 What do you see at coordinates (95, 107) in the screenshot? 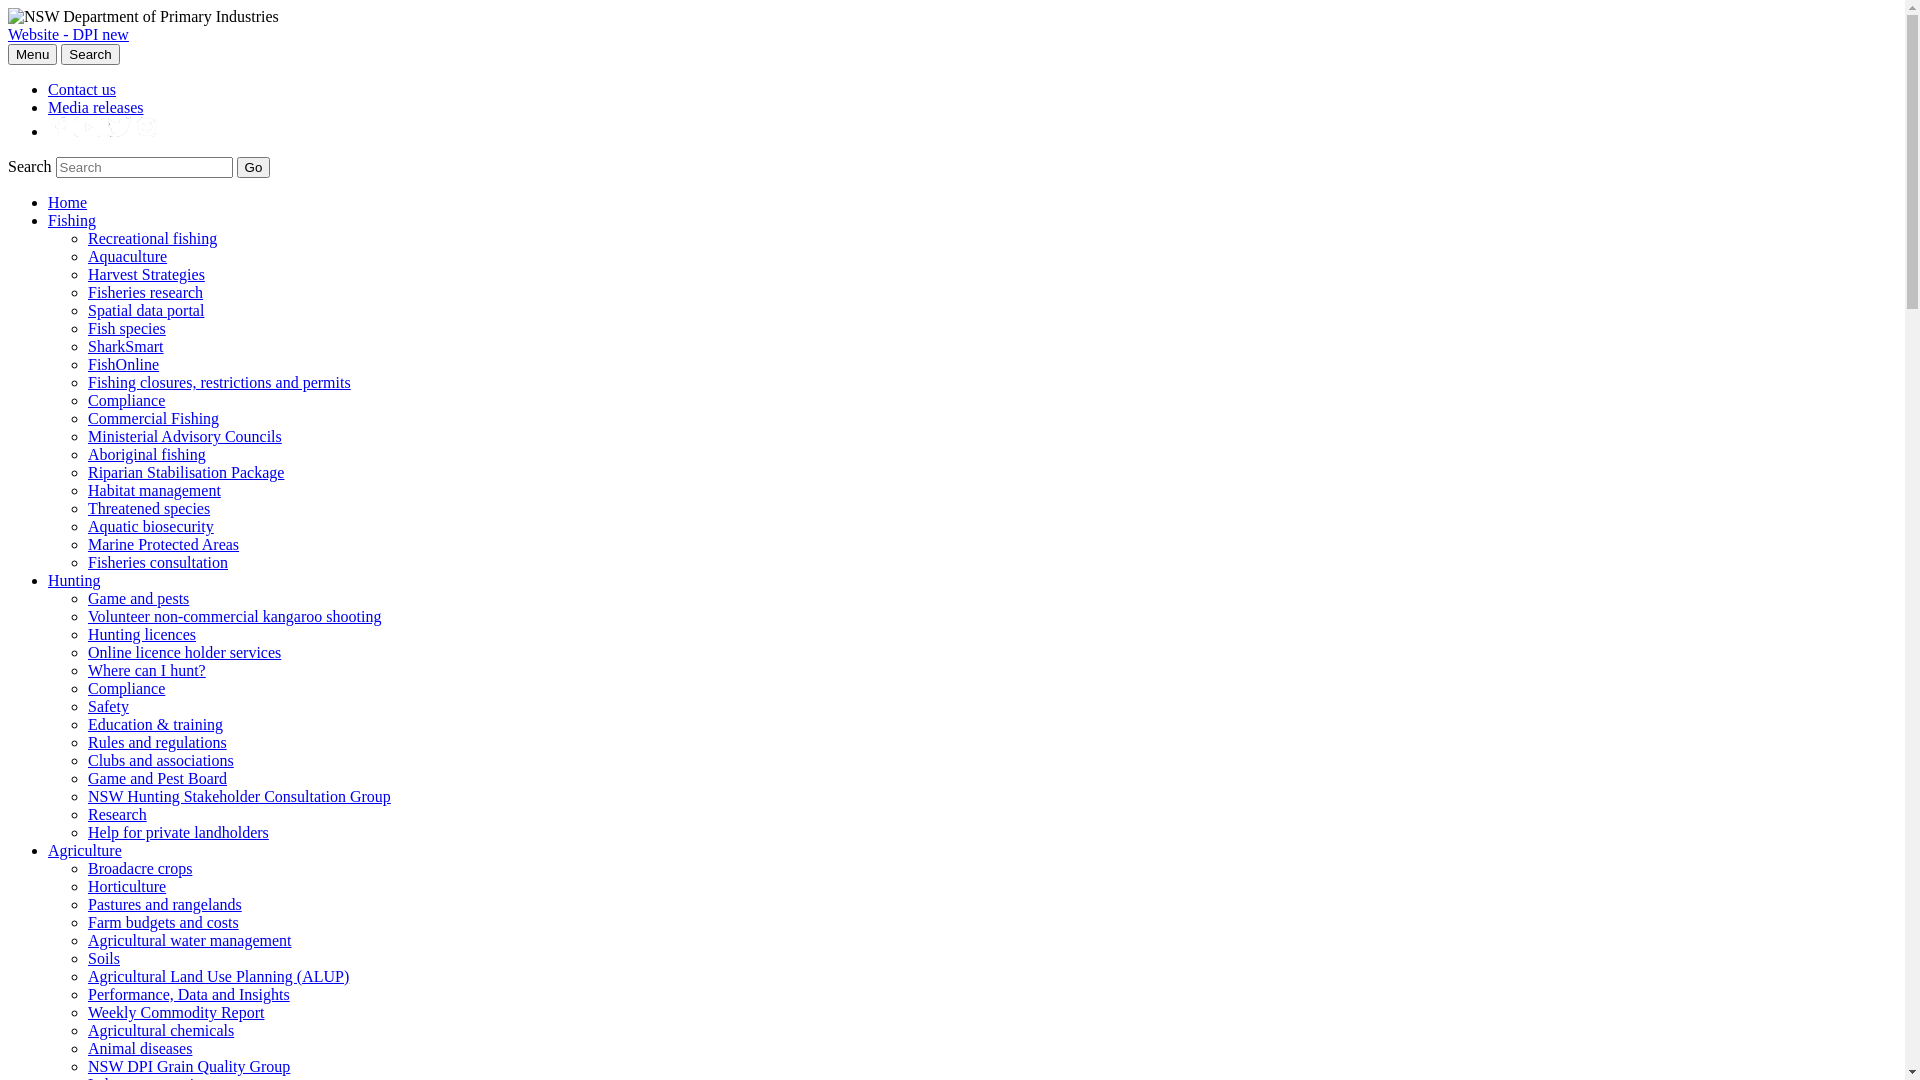
I see `'Media releases'` at bounding box center [95, 107].